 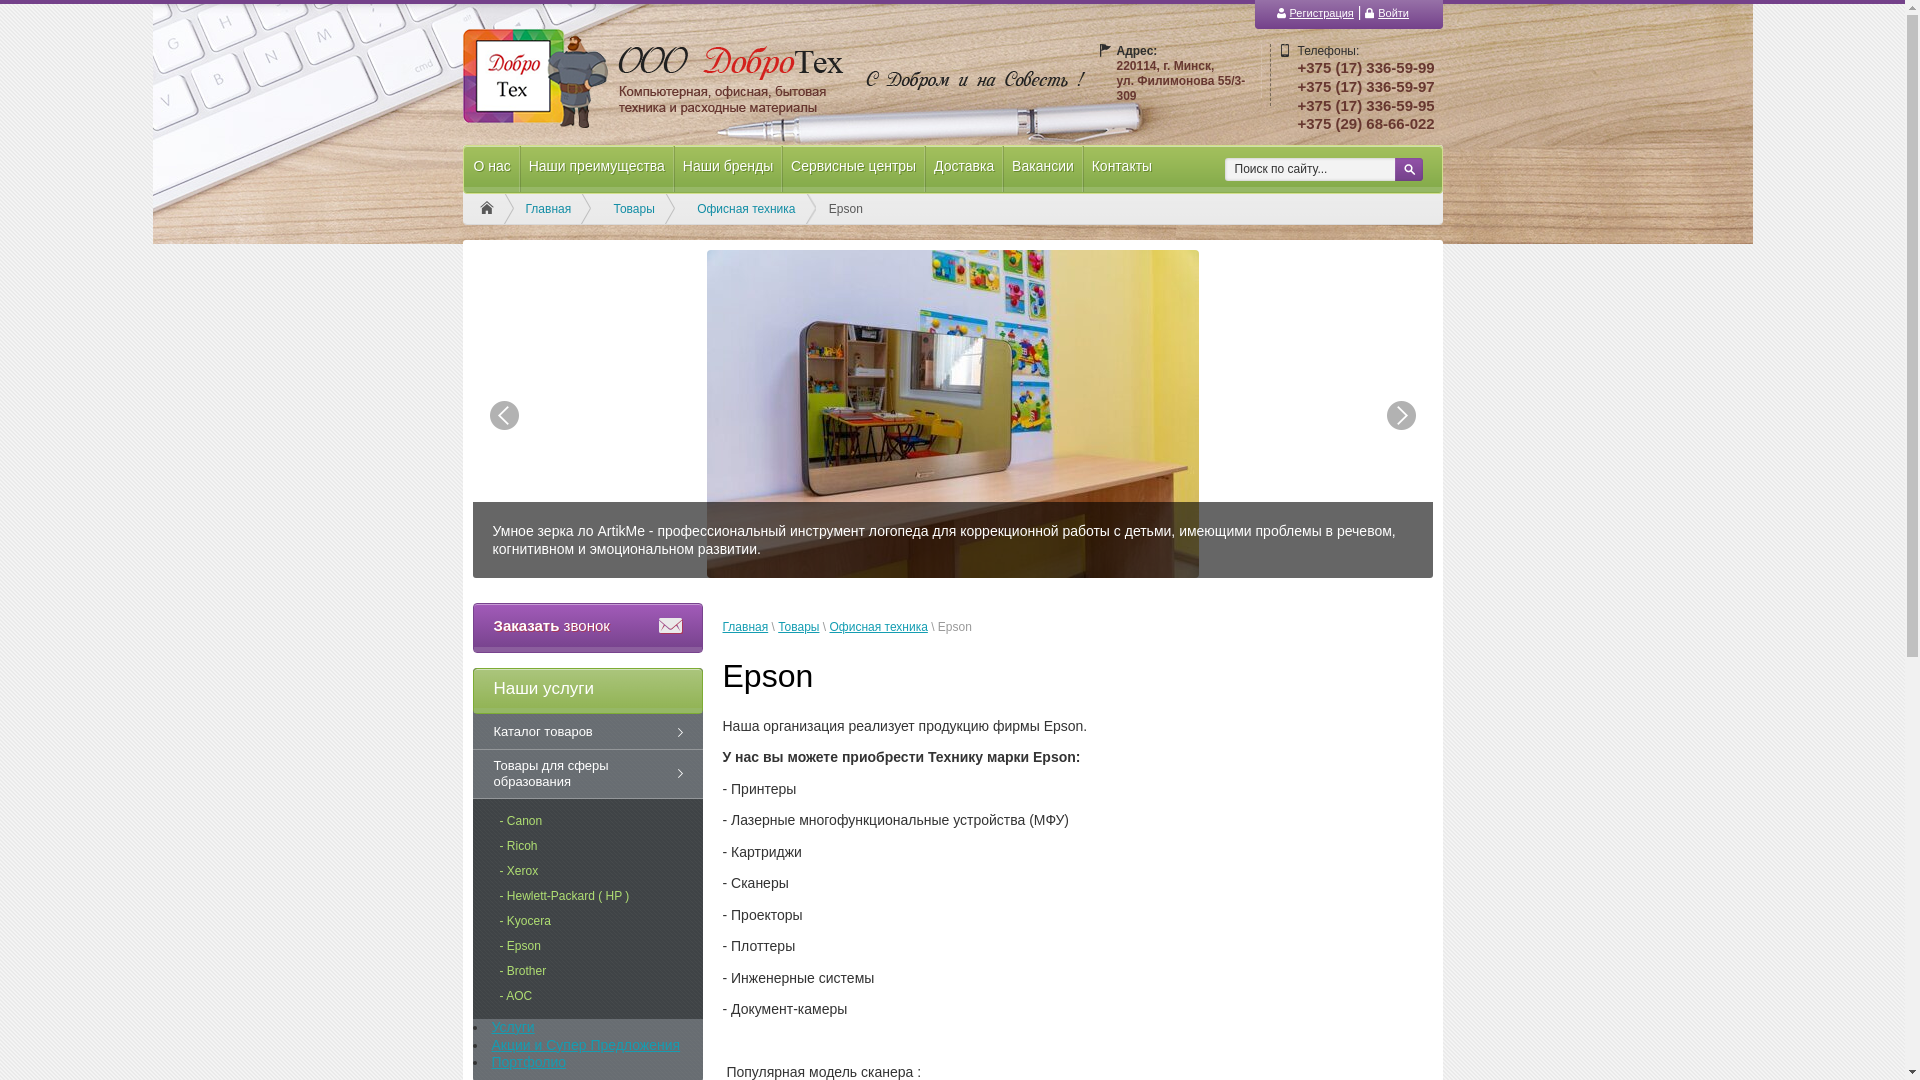 What do you see at coordinates (504, 414) in the screenshot?
I see `'Prev'` at bounding box center [504, 414].